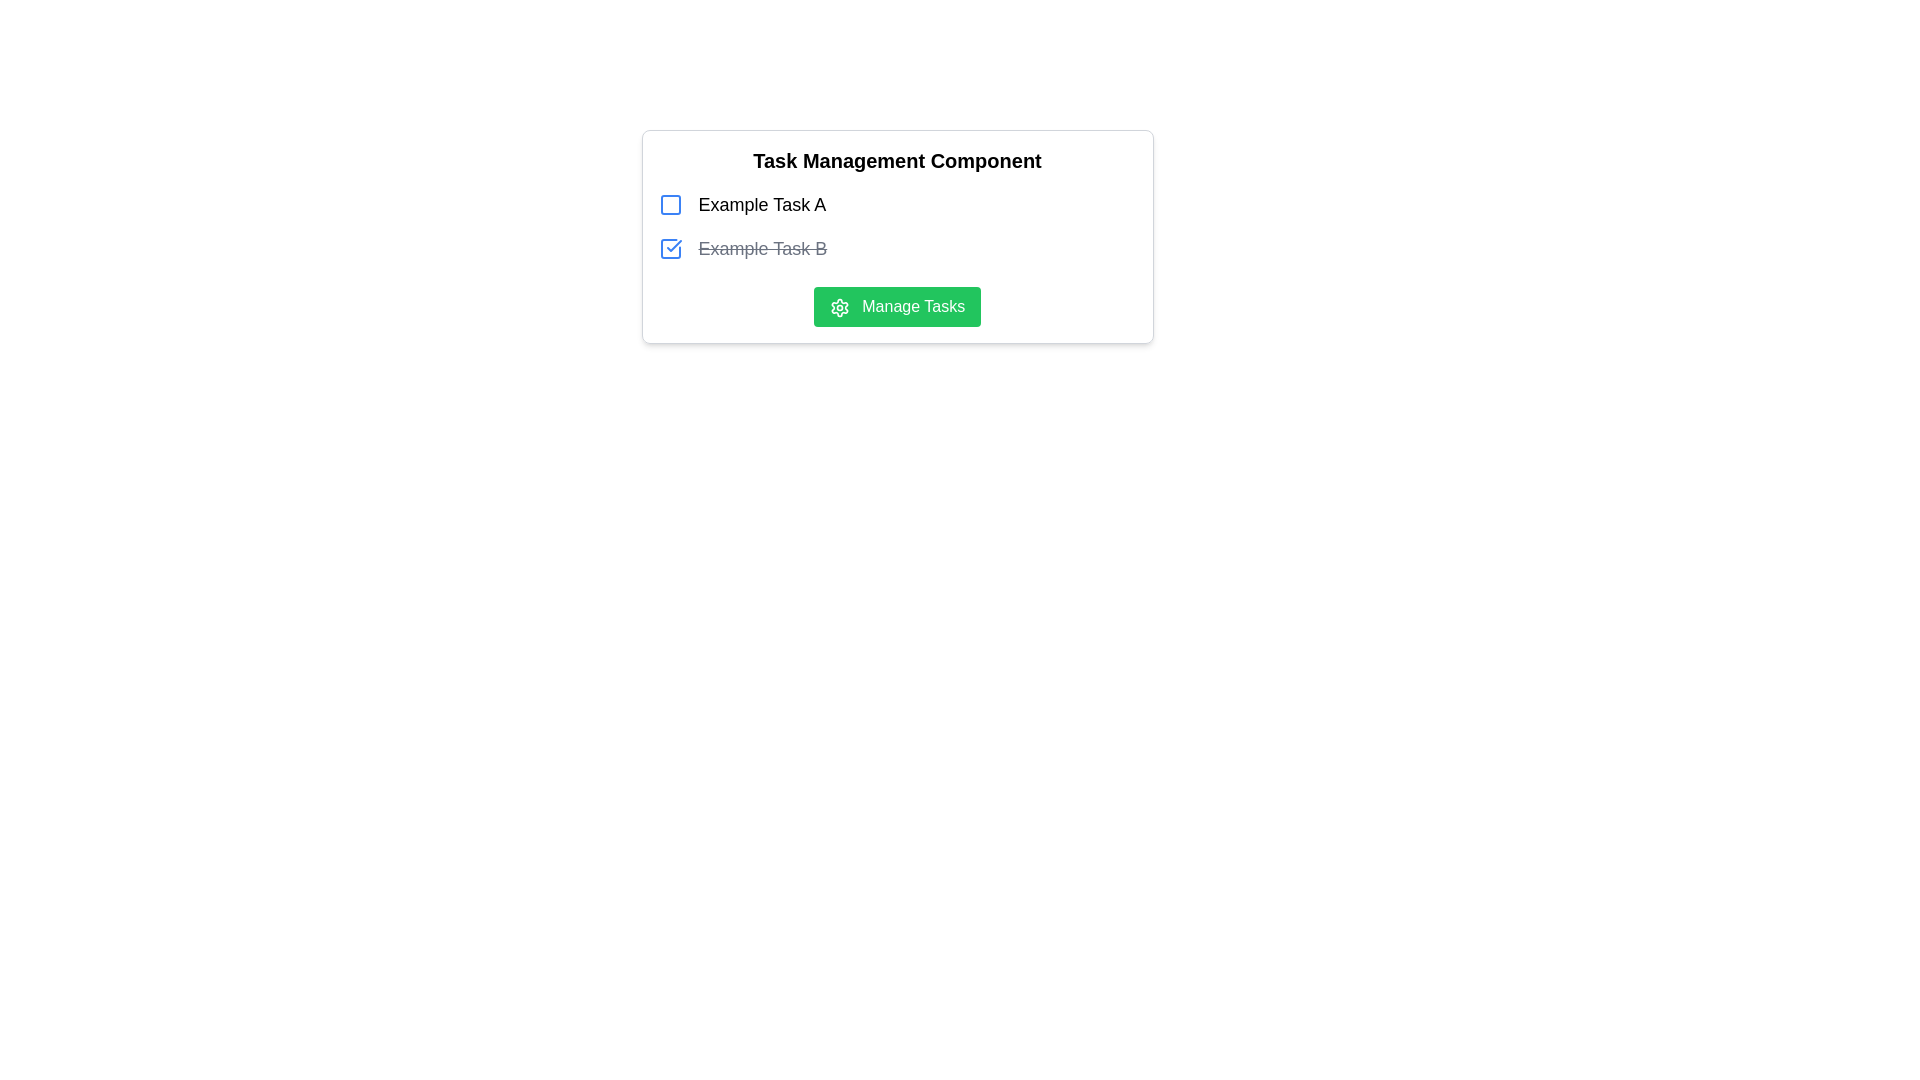  I want to click on the text label for 'Example Task B' which is marked as completed with strikethrough formatting, located below 'Example Task A' and above the 'Manage Tasks' button, so click(761, 248).